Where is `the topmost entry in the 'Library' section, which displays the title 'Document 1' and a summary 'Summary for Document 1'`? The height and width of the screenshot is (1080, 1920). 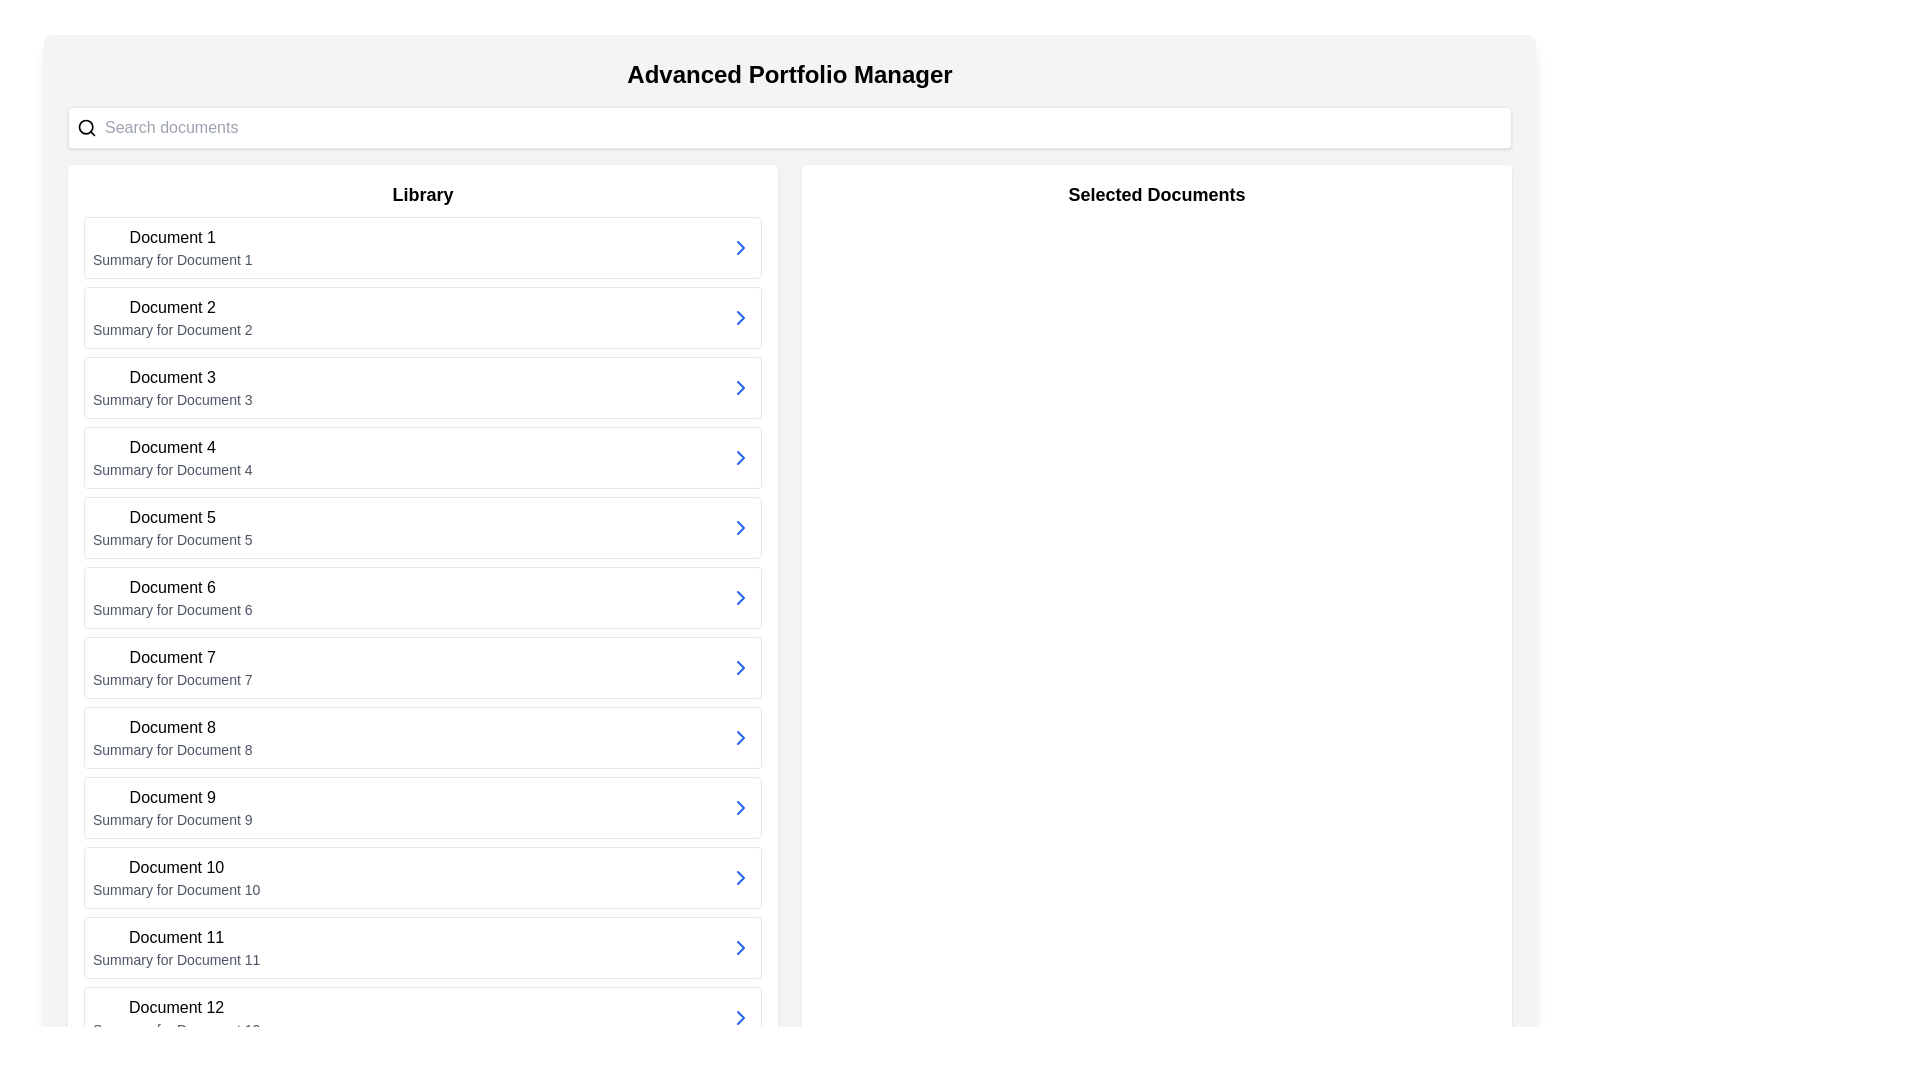
the topmost entry in the 'Library' section, which displays the title 'Document 1' and a summary 'Summary for Document 1' is located at coordinates (172, 246).